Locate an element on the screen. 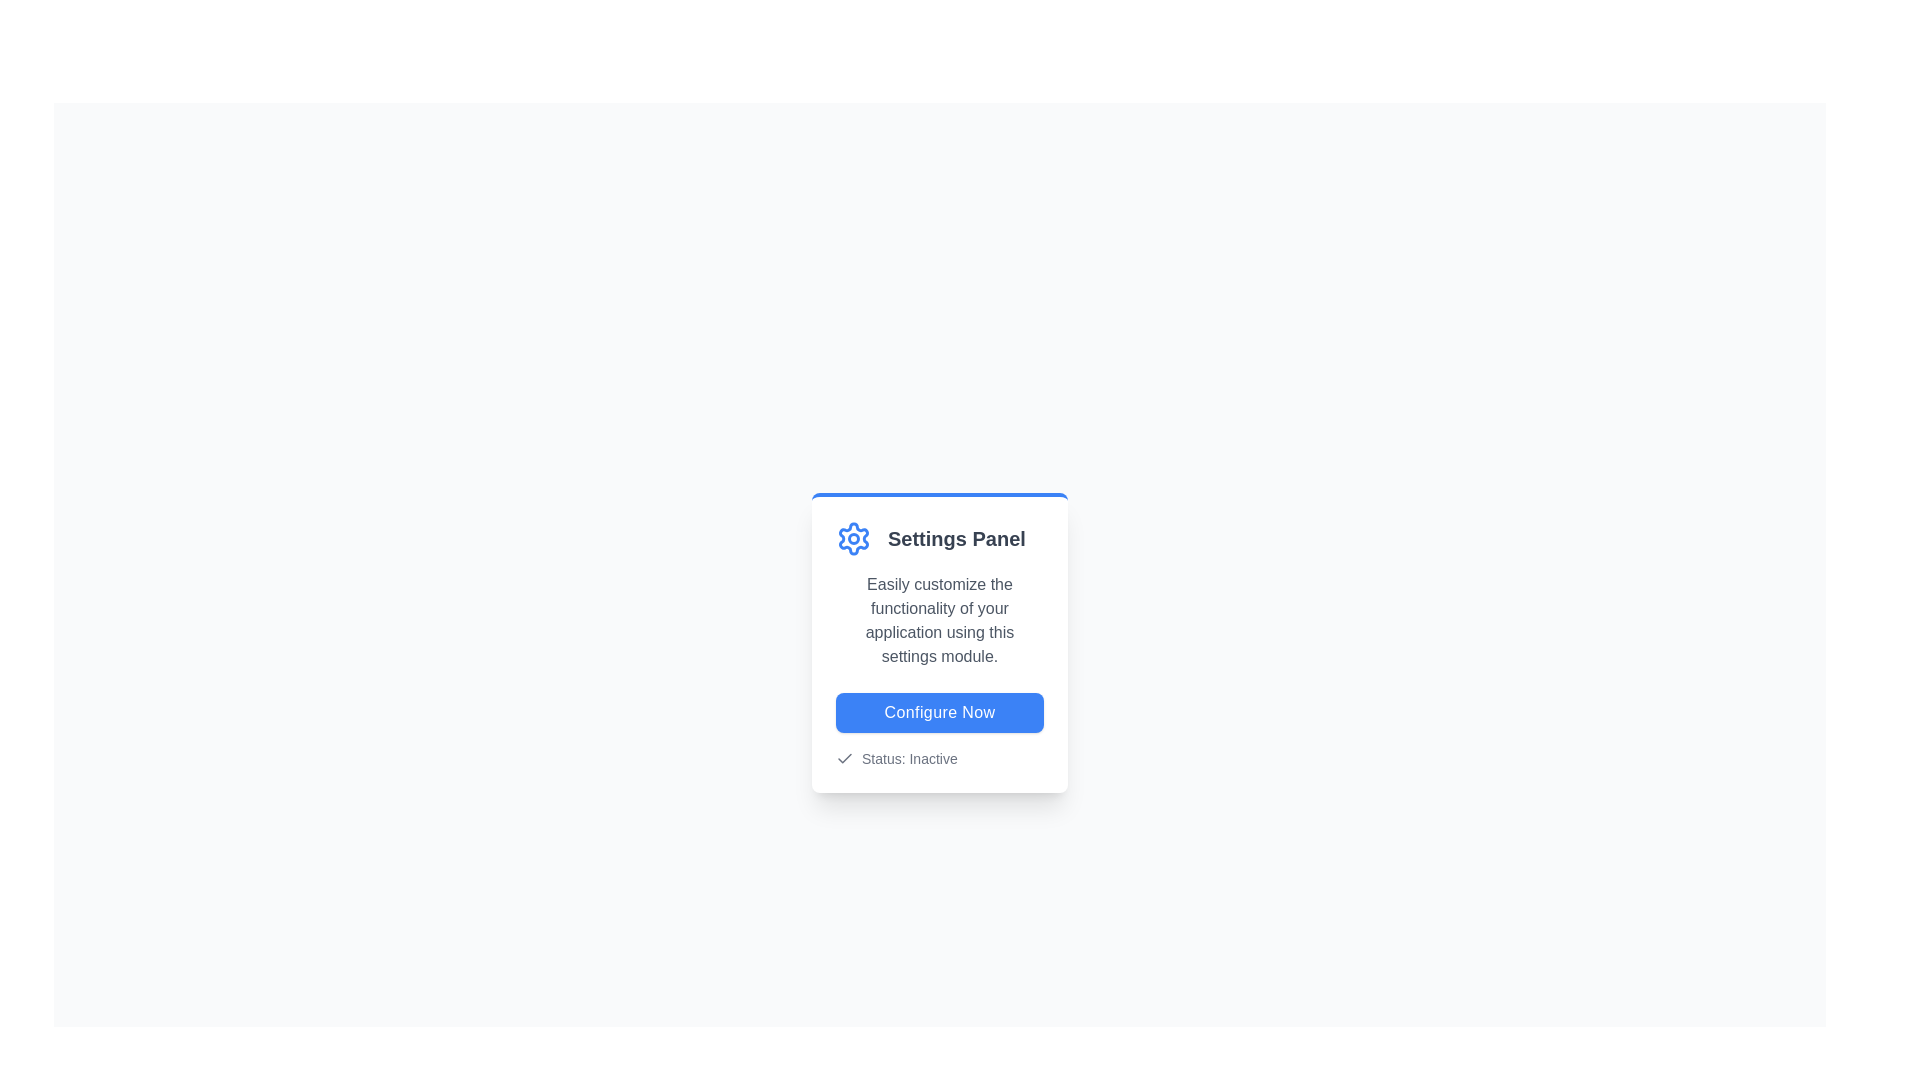 The width and height of the screenshot is (1920, 1080). gray text about customization functionality located in the center area of the white 'Settings Panel' card, situated above the 'Configure Now' button is located at coordinates (939, 620).